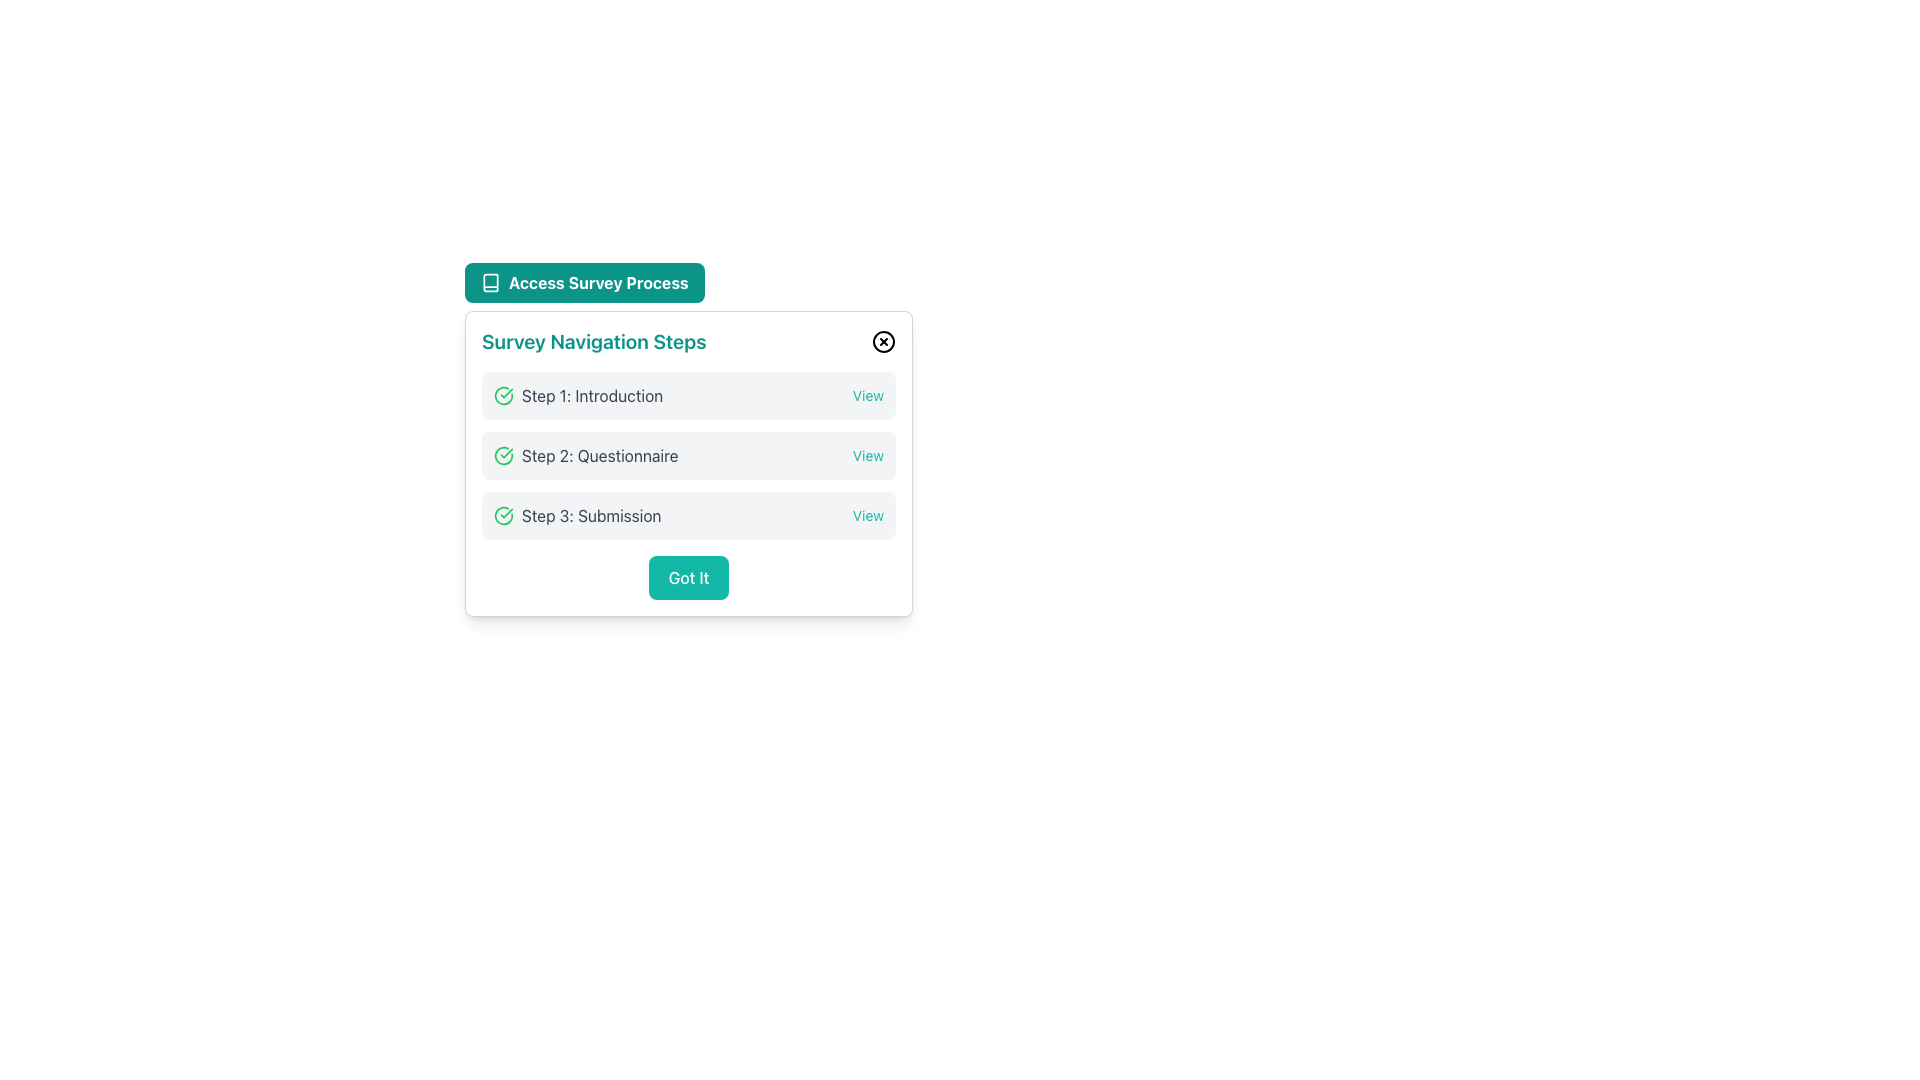  Describe the element at coordinates (689, 341) in the screenshot. I see `the header area of the modal titled 'Survey Navigation Steps' which has a close button on its right side` at that location.